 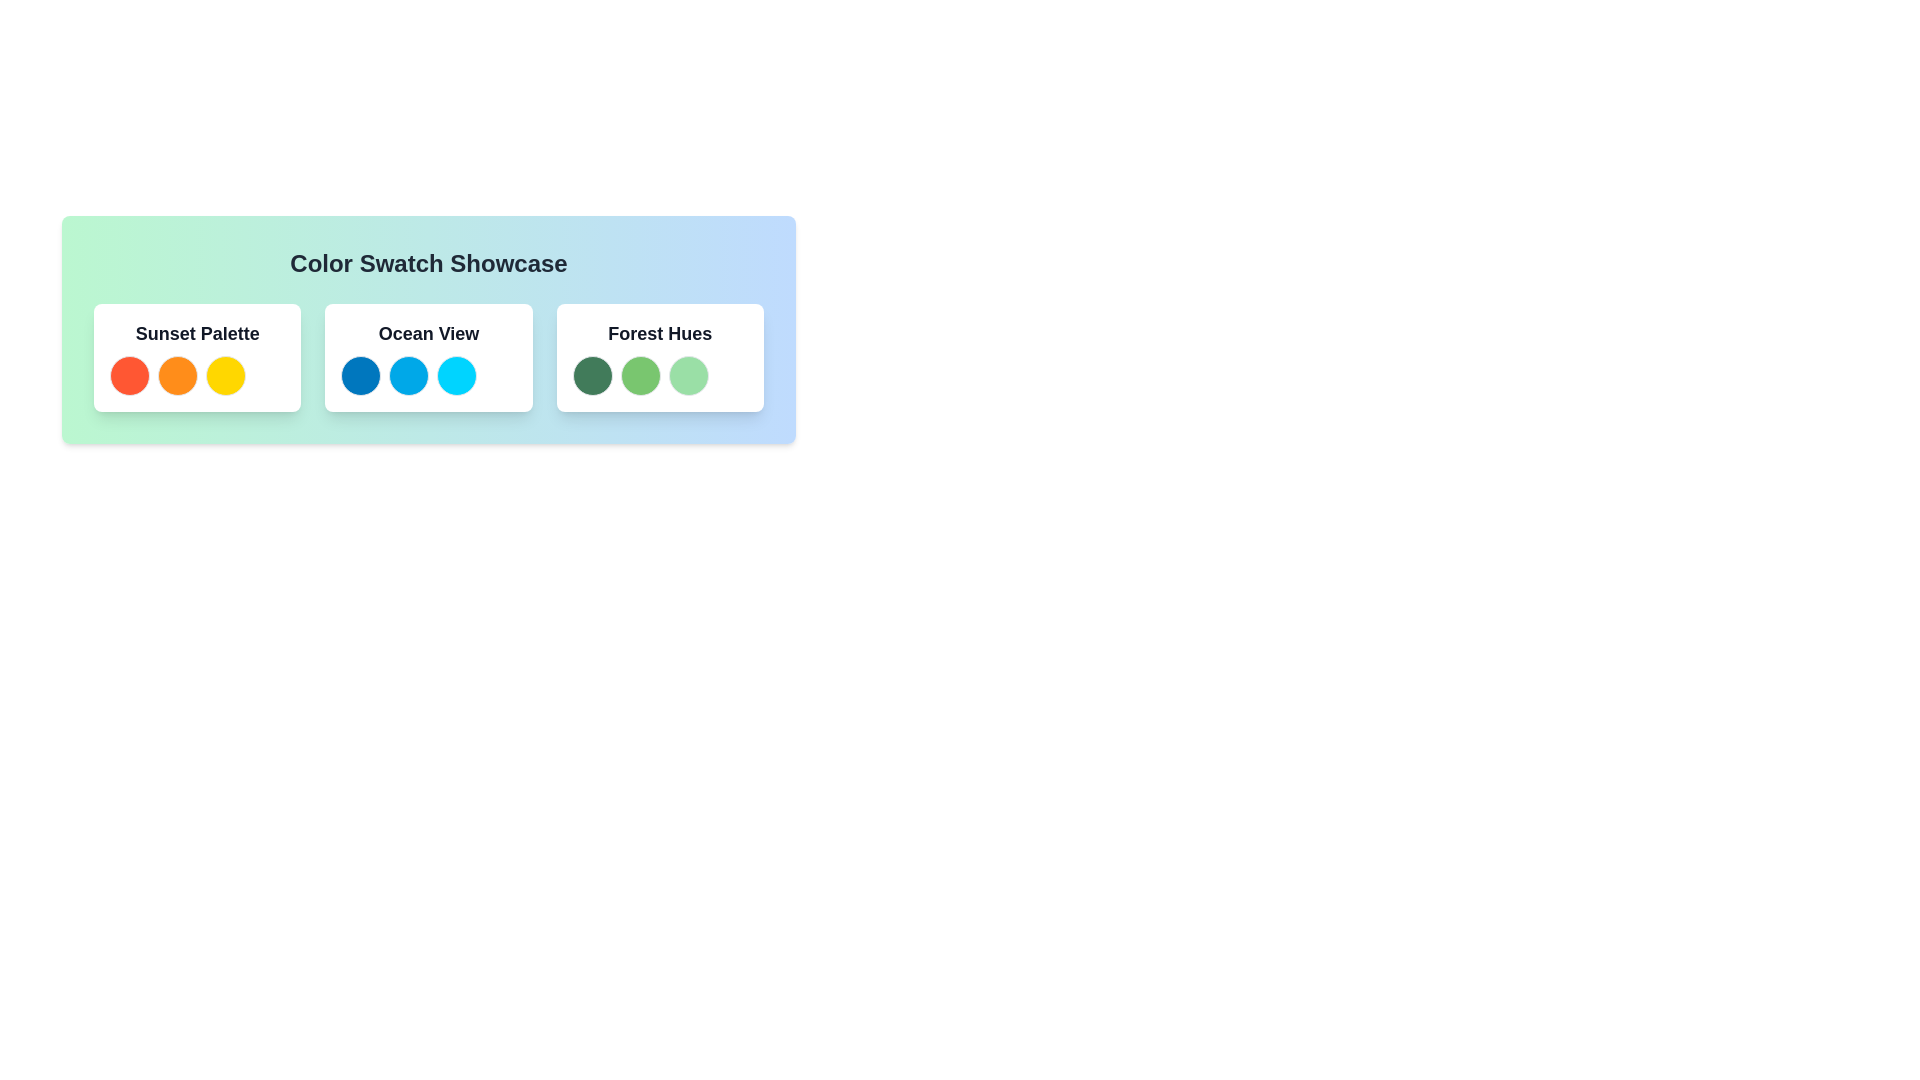 I want to click on the leftmost blue color swatch in the 'Ocean View' group, which is a rounded circular UI component located below the 'Color Swatch Showcase' title, so click(x=361, y=375).